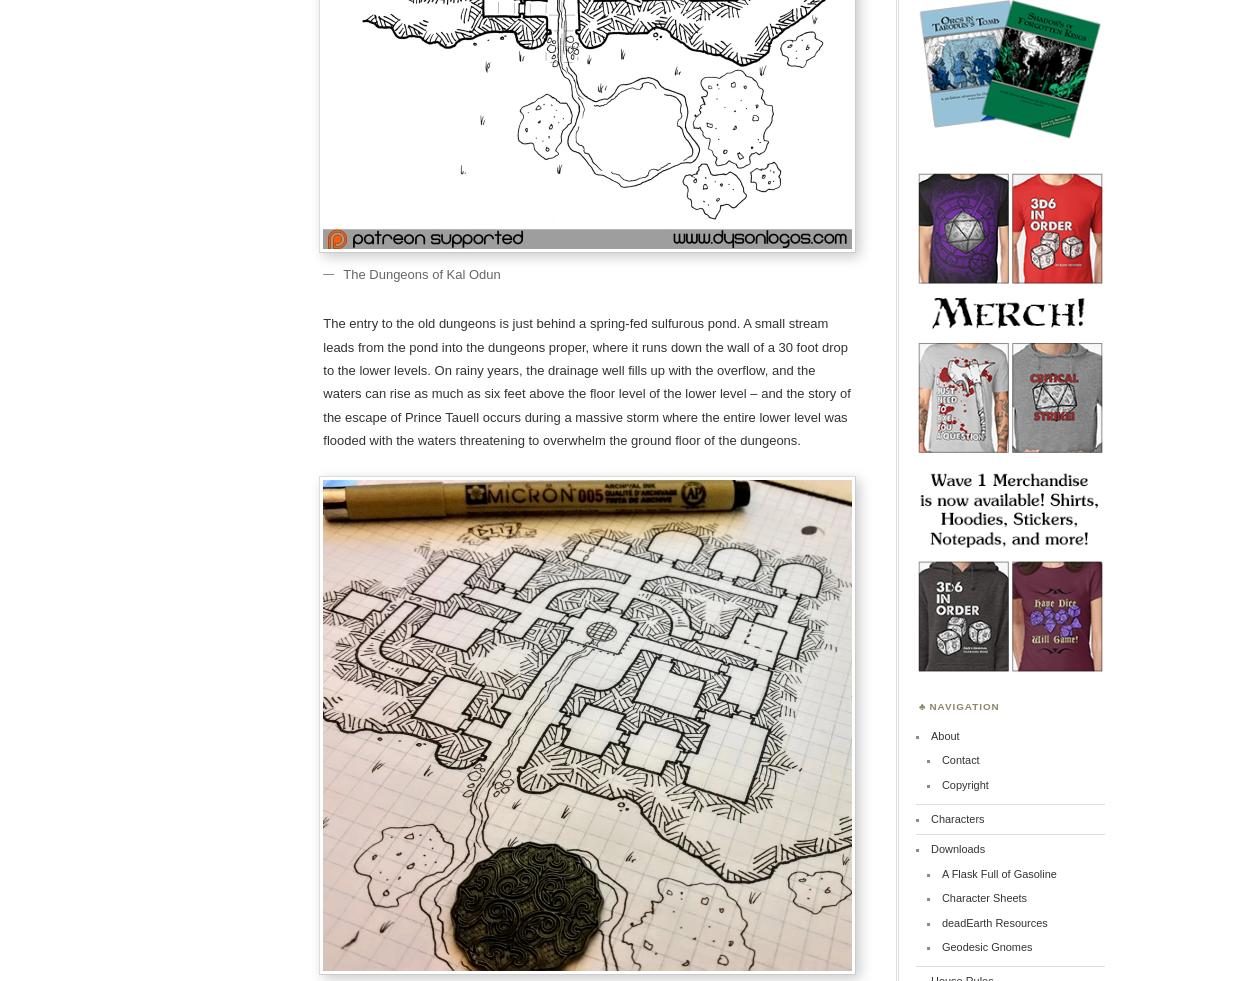 This screenshot has width=1250, height=981. I want to click on 'Copyright', so click(963, 784).